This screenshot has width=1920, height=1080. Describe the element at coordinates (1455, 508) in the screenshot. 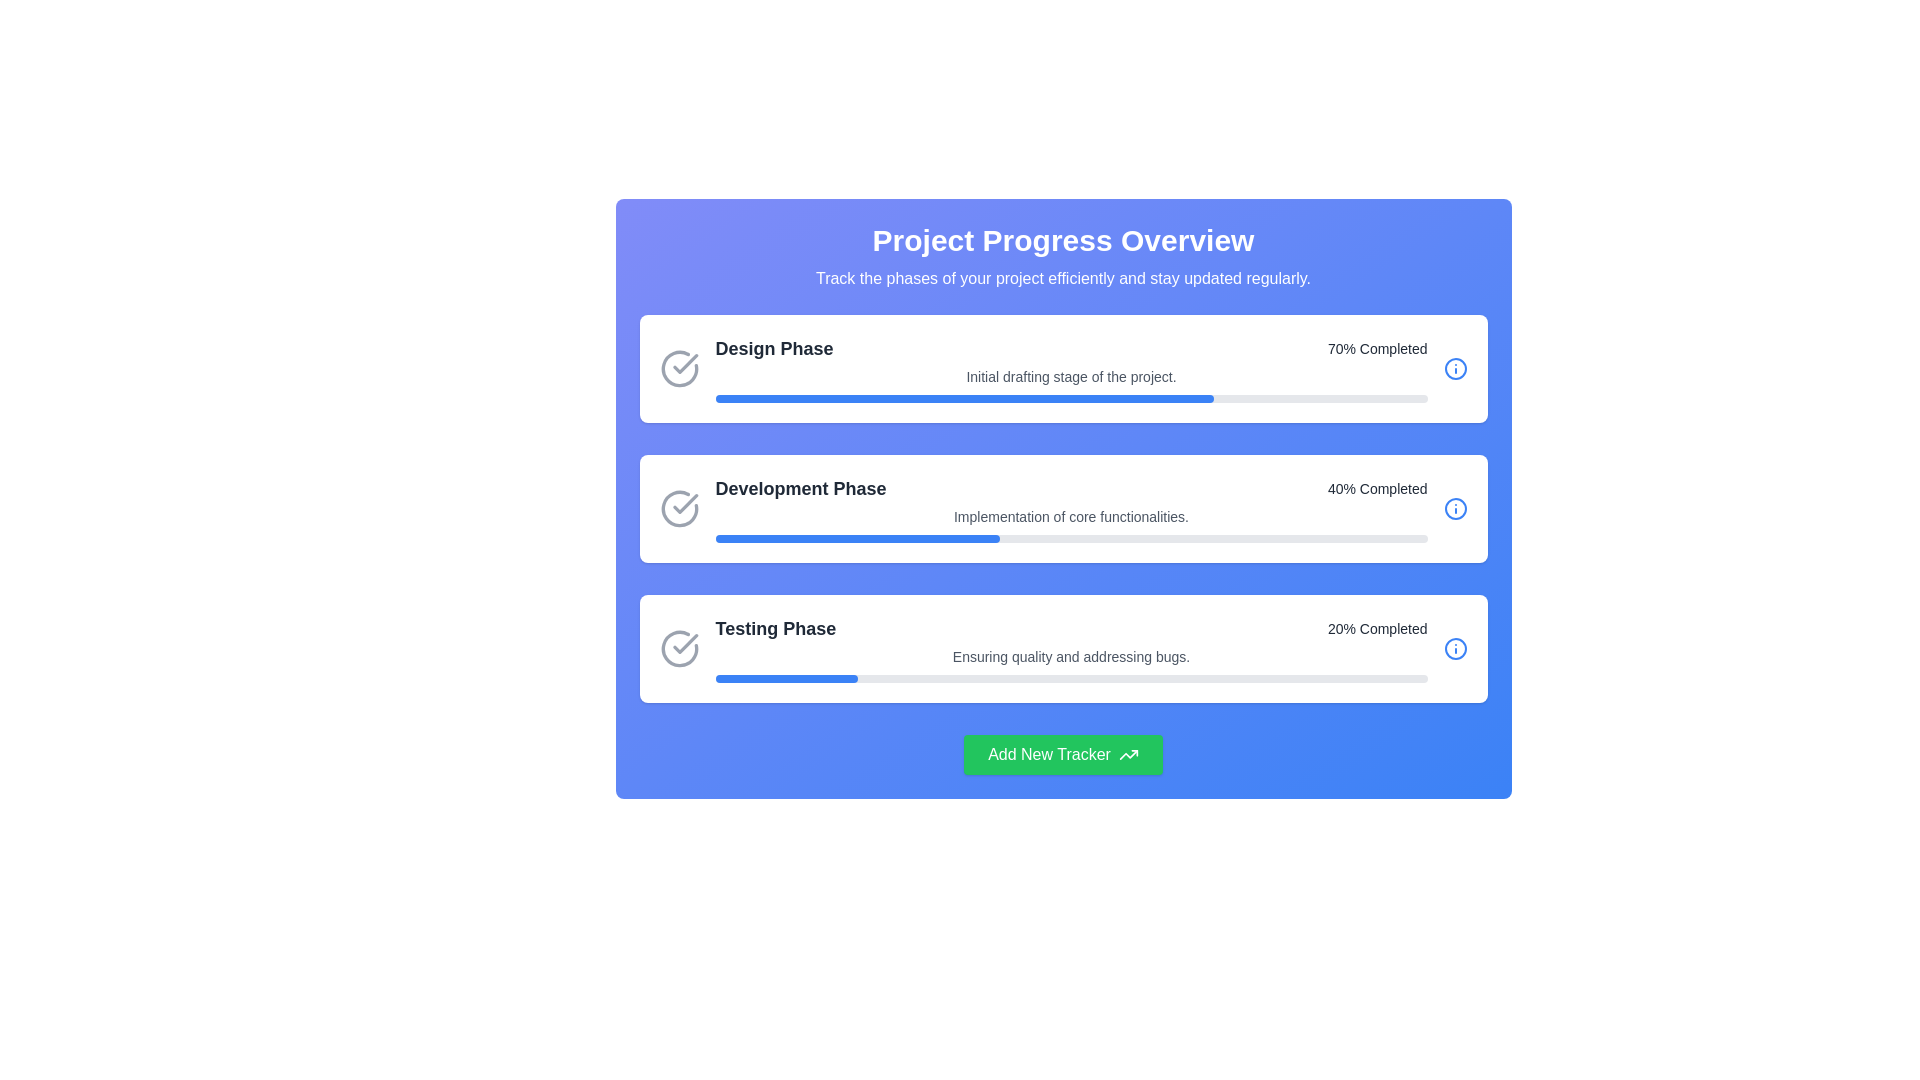

I see `the decorative Circle icon within the 'Development Phase' card, which is positioned near the '40% Completed' label` at that location.